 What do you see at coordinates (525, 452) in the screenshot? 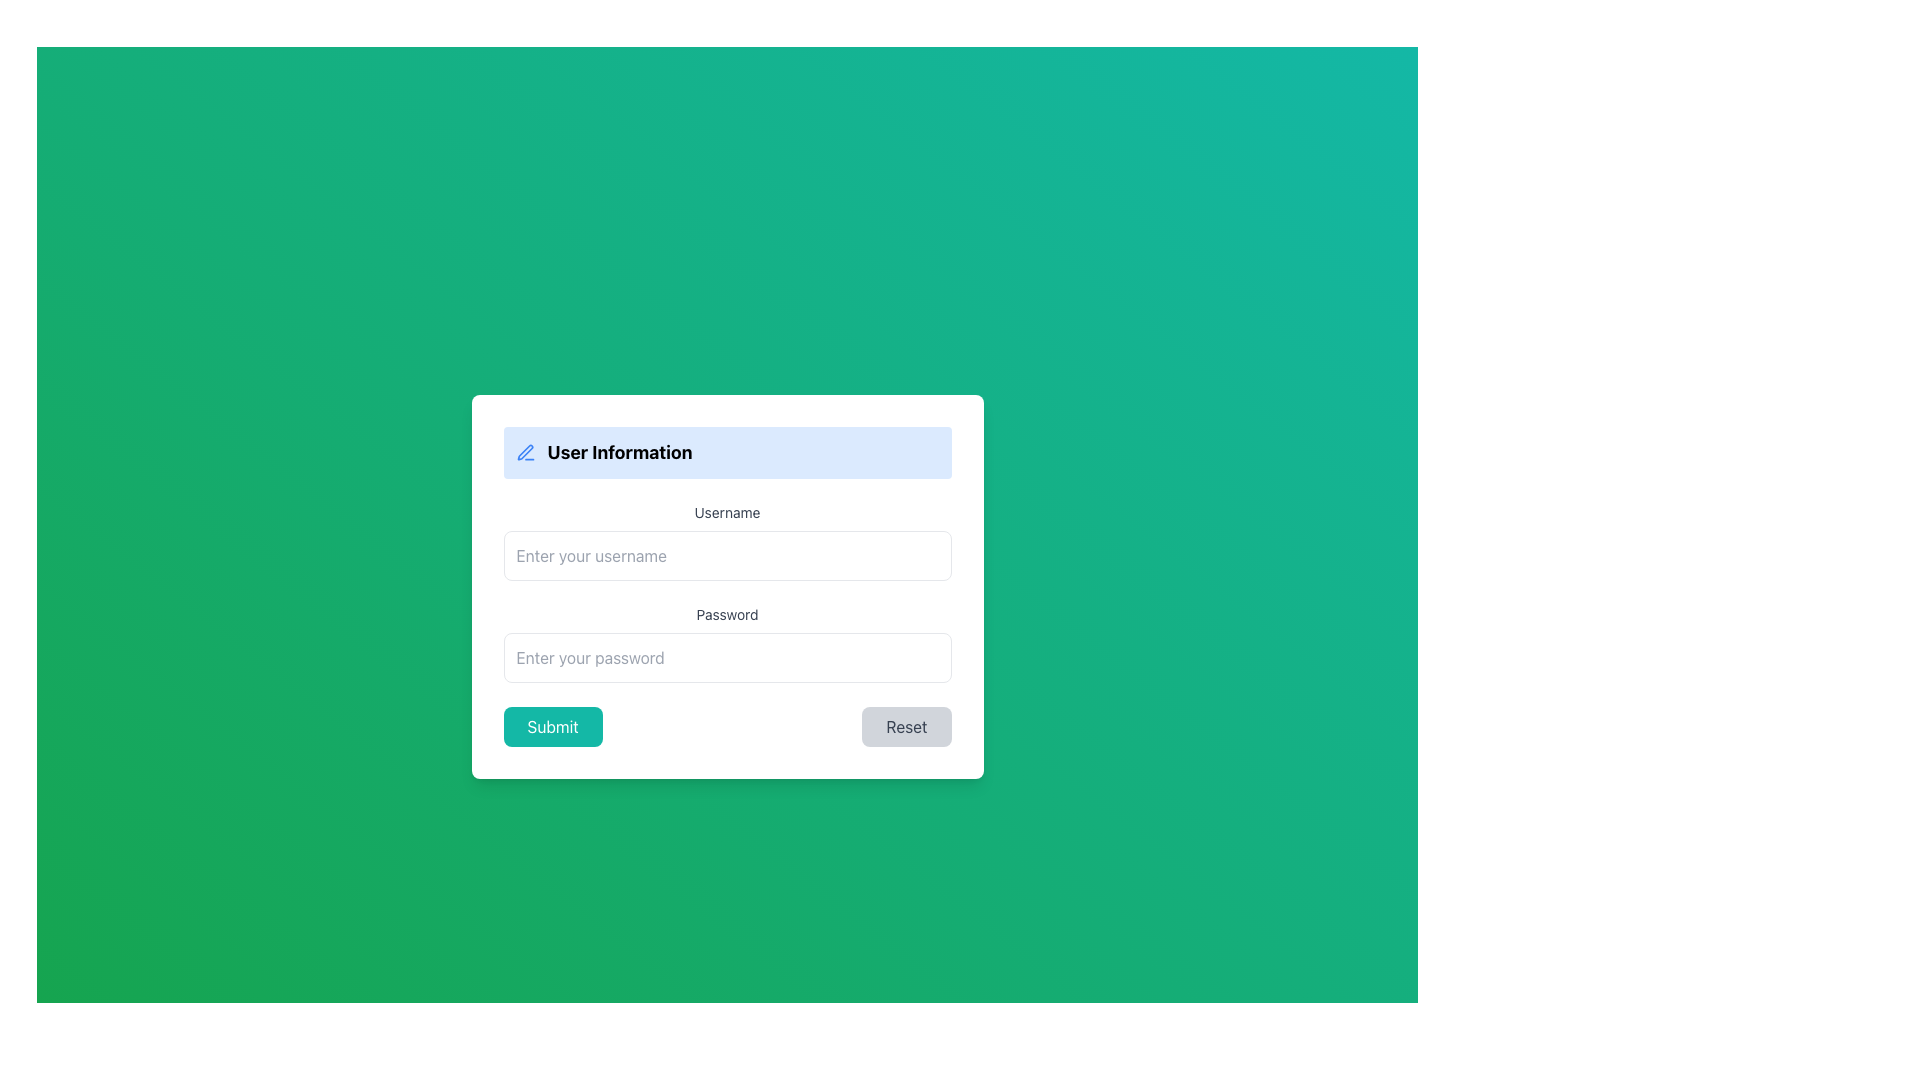
I see `the decorative vector graphic icon located on the left side of the 'User Information' section, which symbolizes editing functionality` at bounding box center [525, 452].